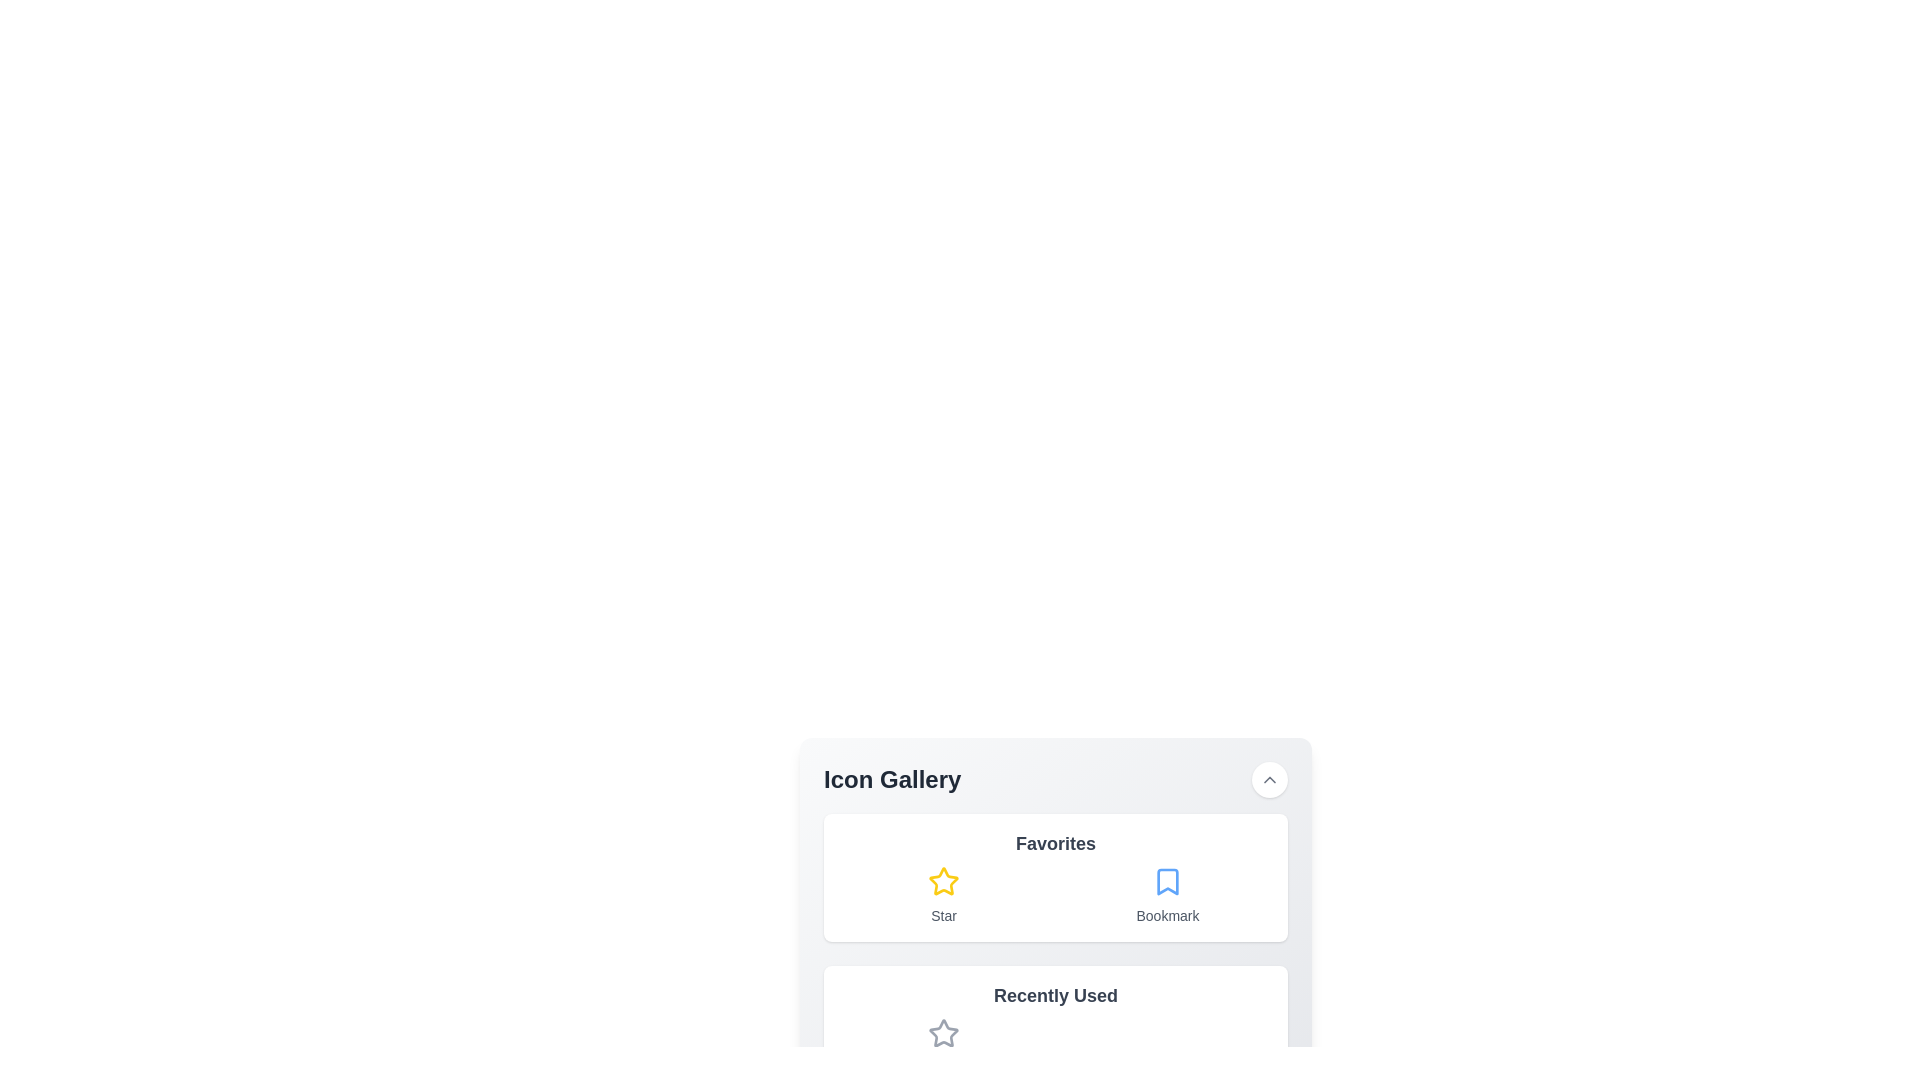 This screenshot has height=1080, width=1920. I want to click on the star icon located in the leftmost column of the 'Recently Used' section in the 'Icon Gallery', so click(943, 1047).